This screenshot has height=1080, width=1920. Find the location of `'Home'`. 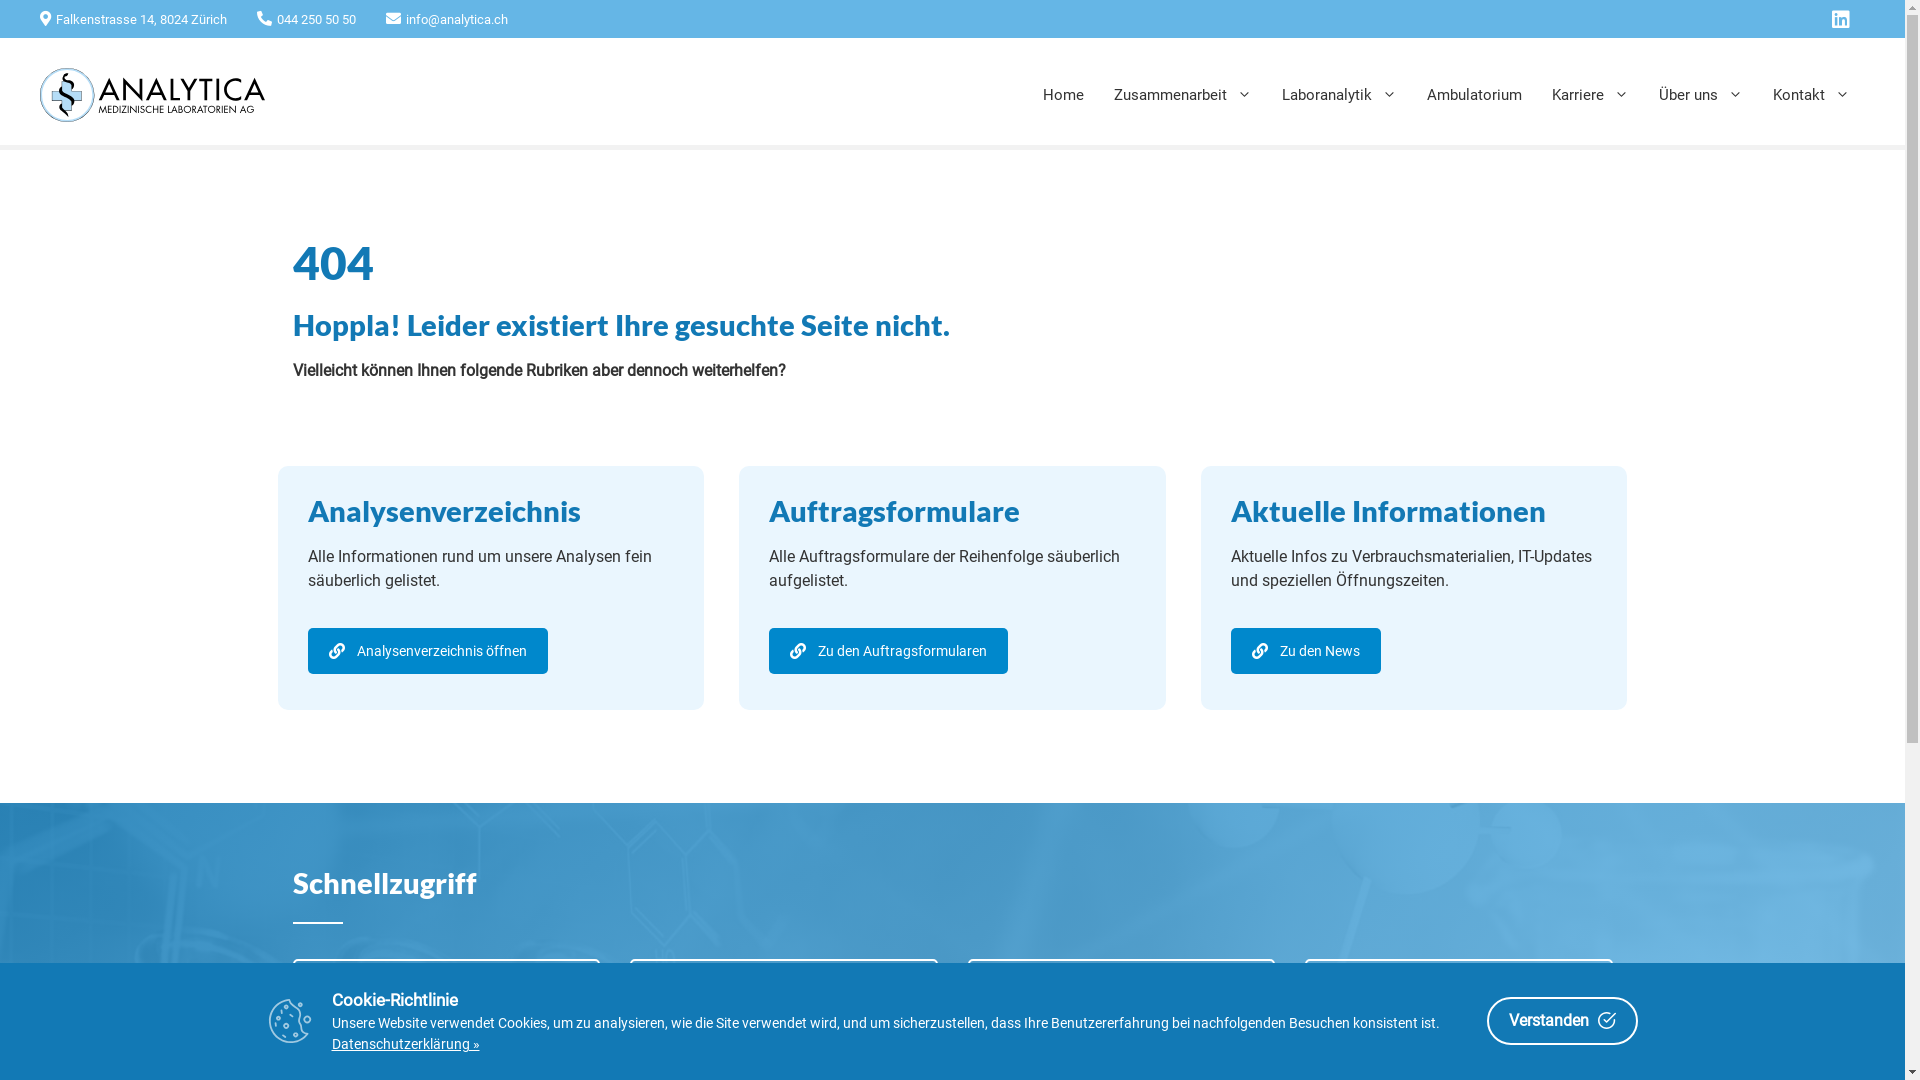

'Home' is located at coordinates (1062, 95).